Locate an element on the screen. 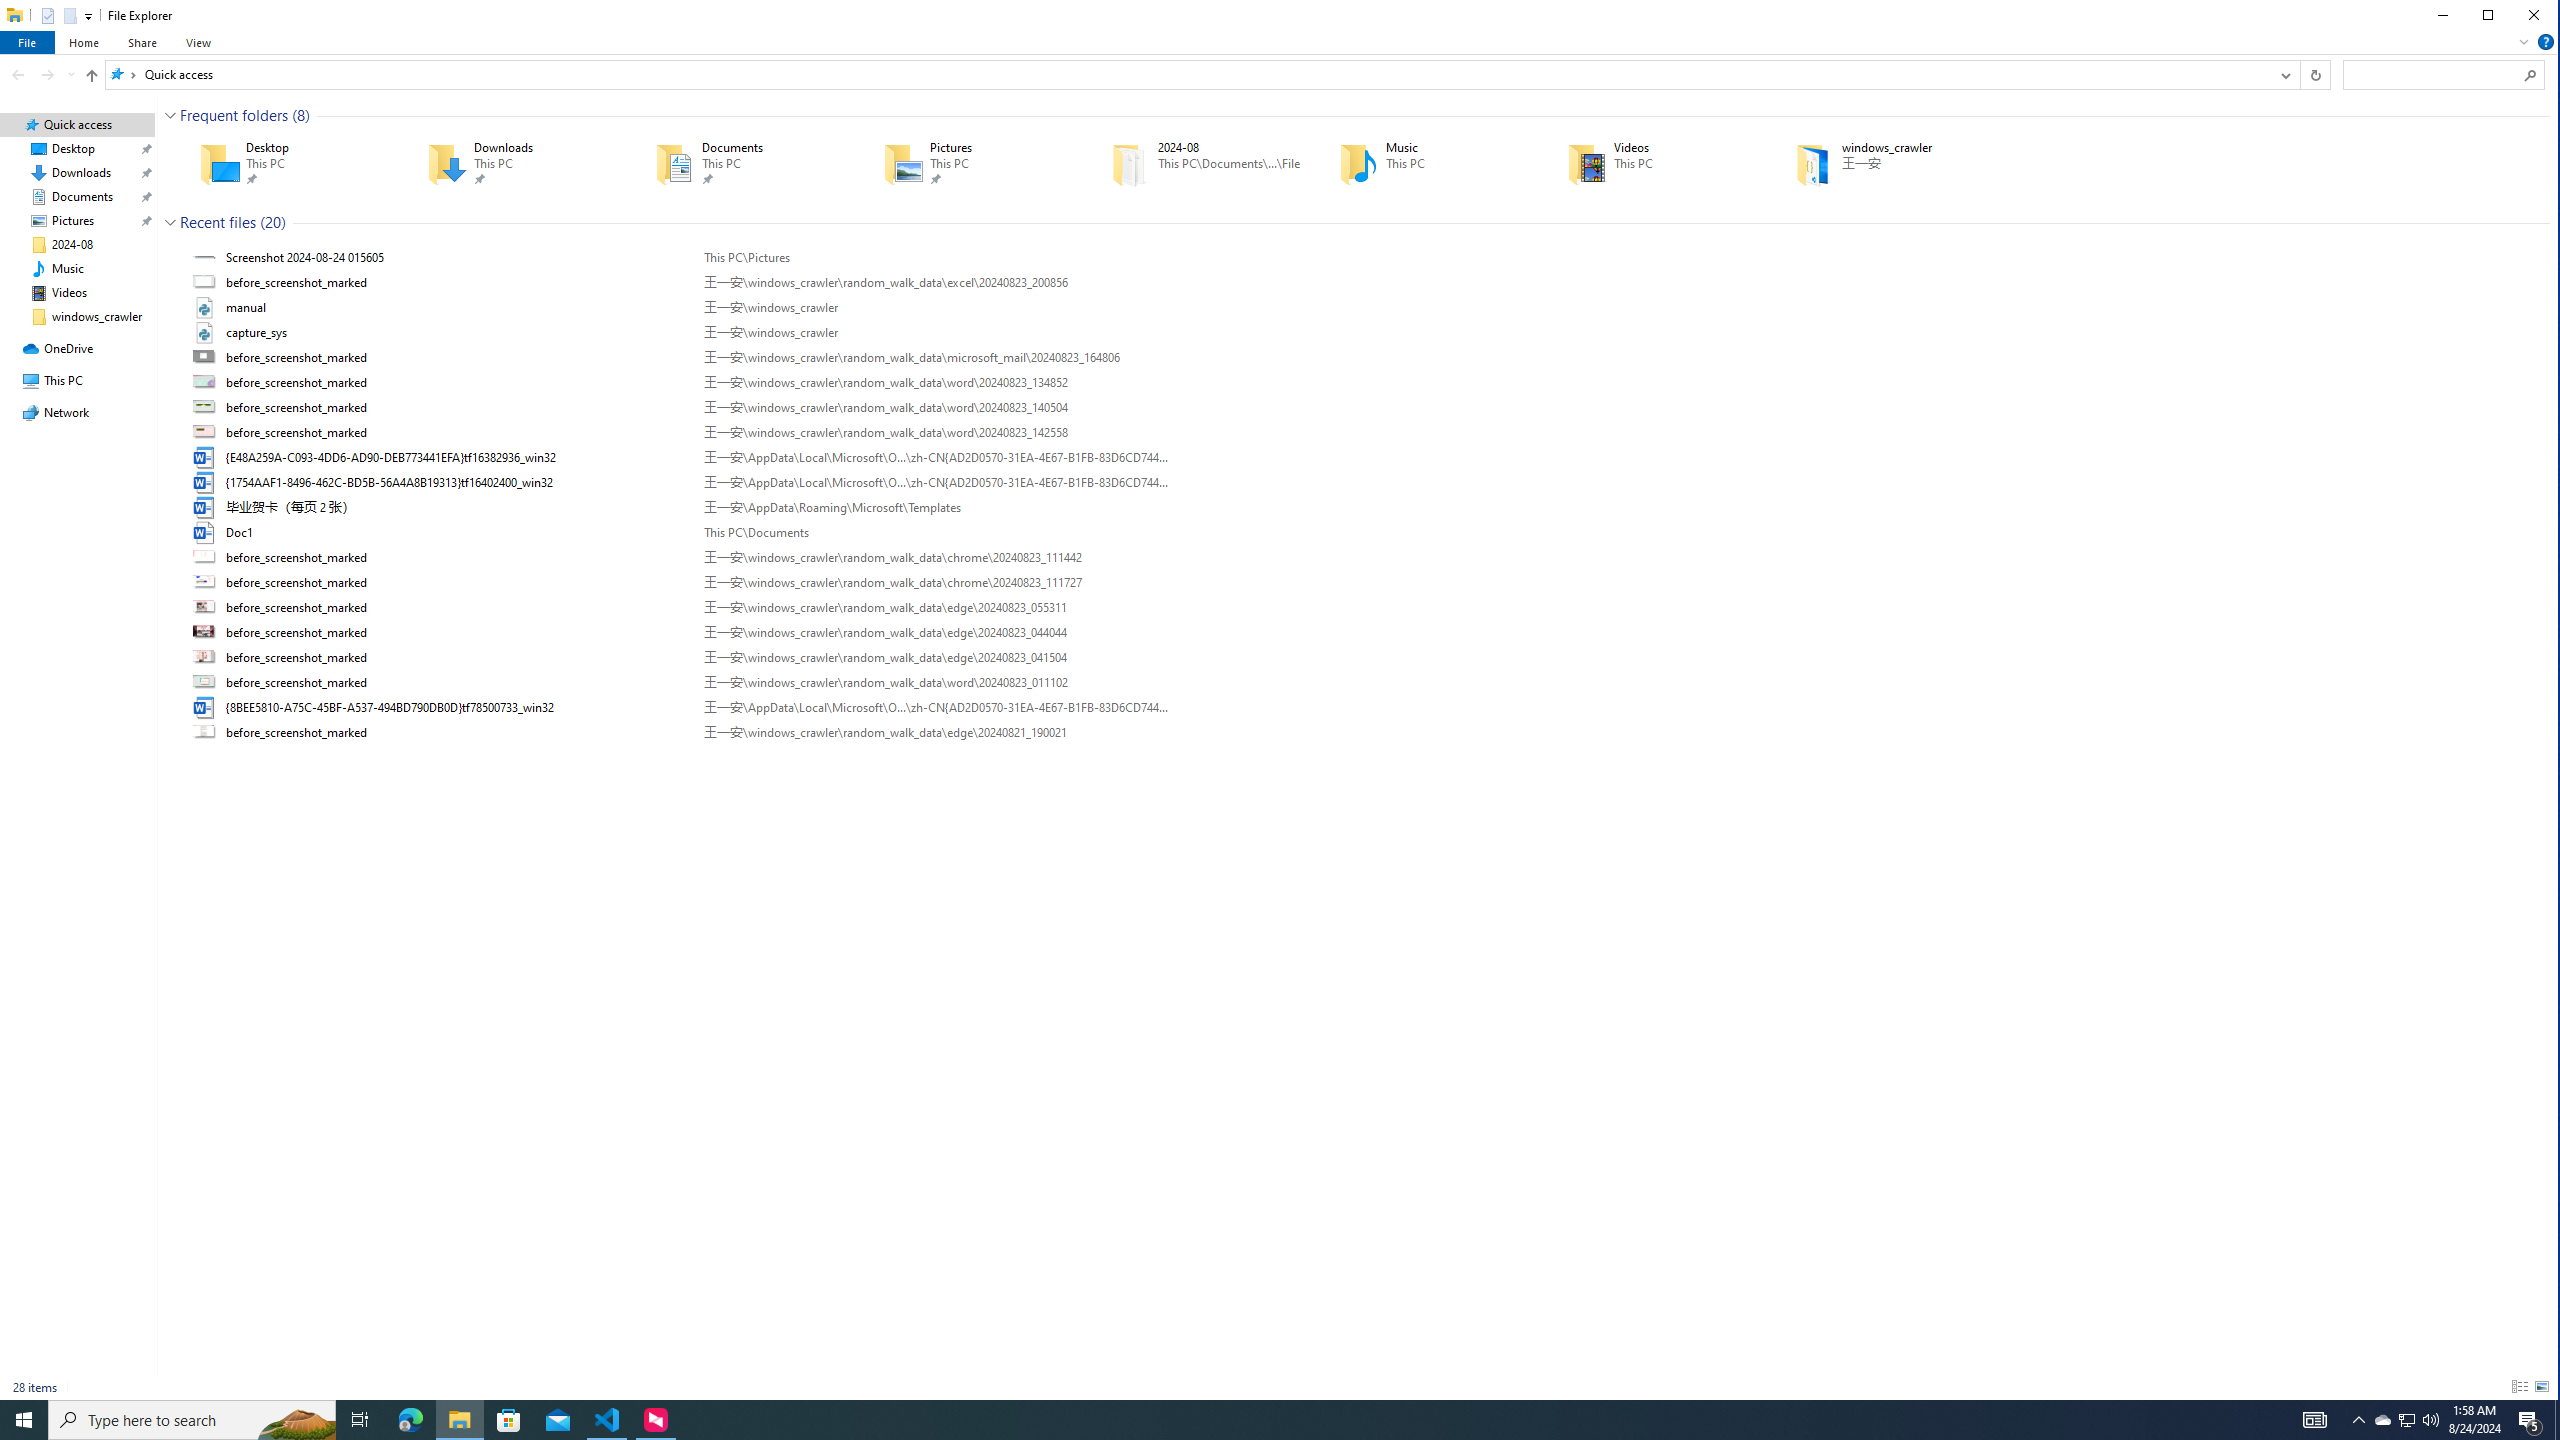 The height and width of the screenshot is (1440, 2560). 'Navigation buttons' is located at coordinates (40, 73).